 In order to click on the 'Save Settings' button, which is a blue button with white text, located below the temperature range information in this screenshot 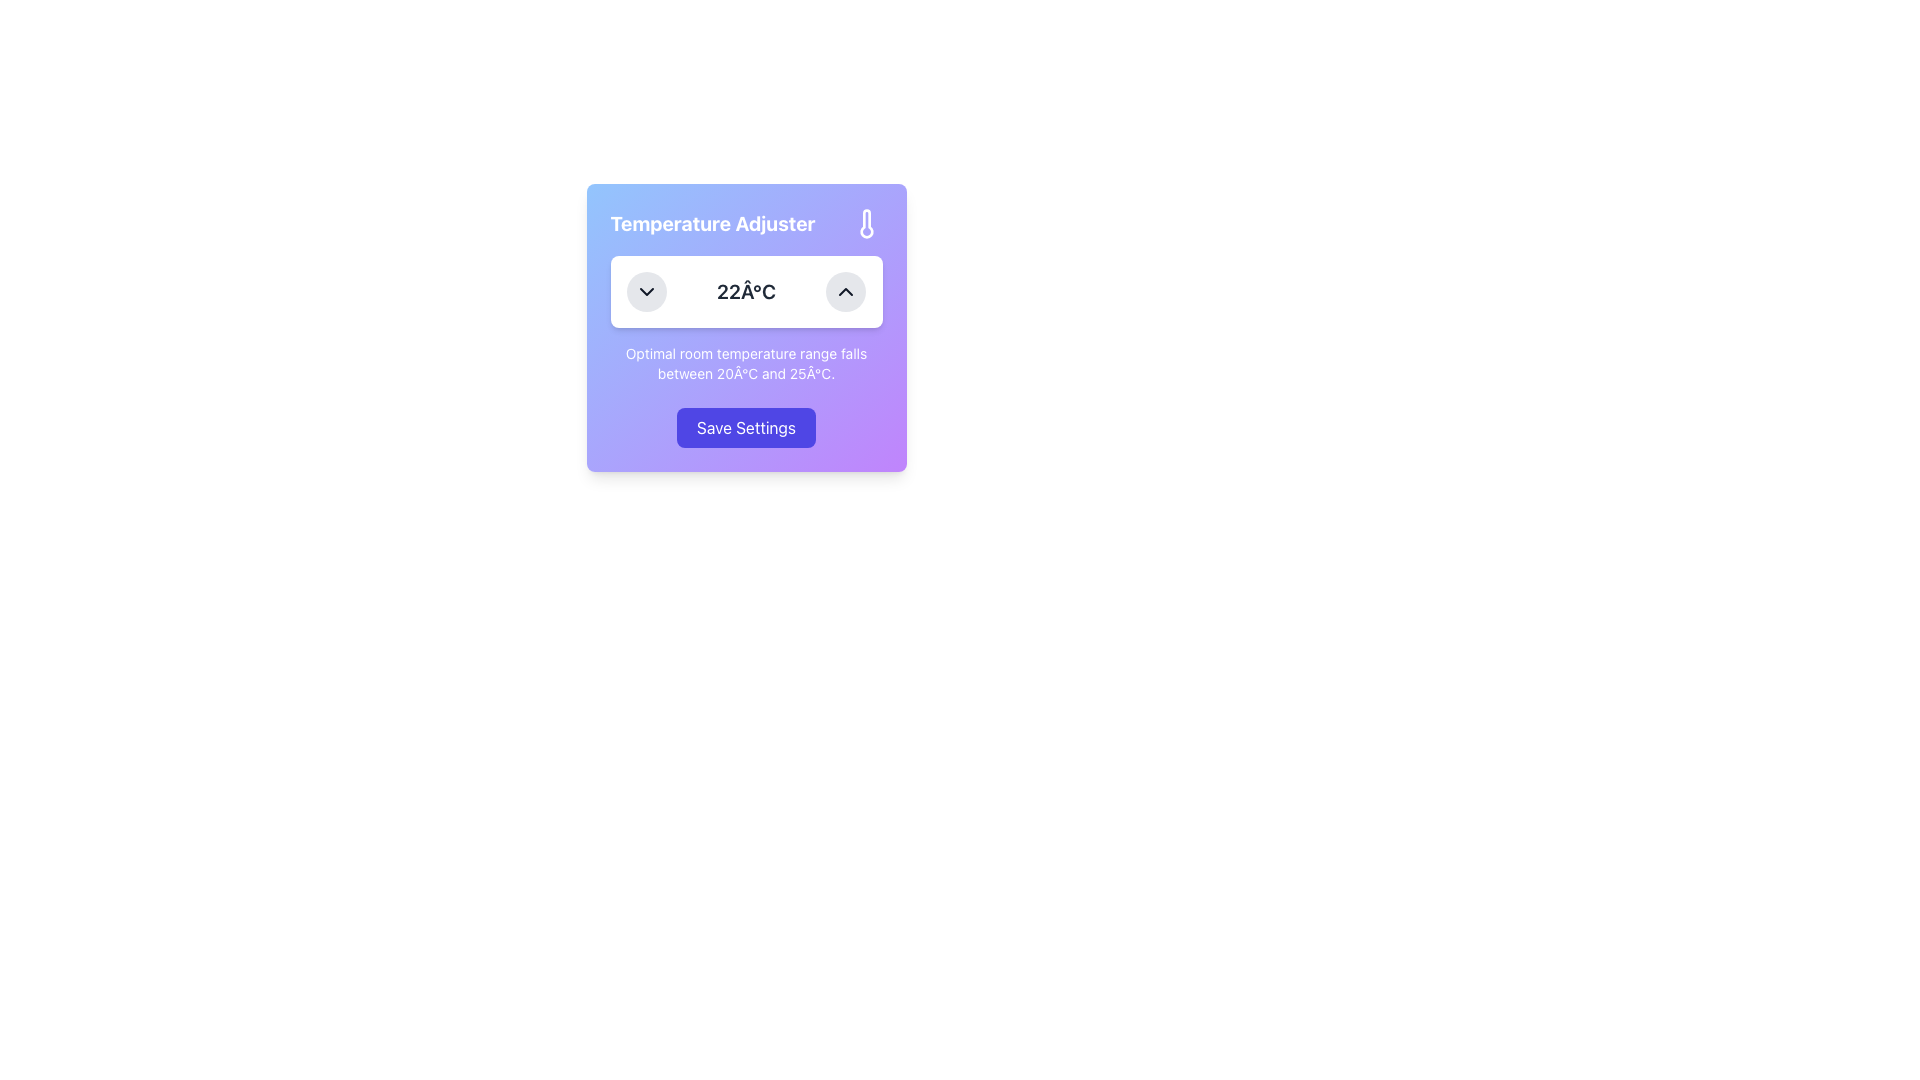, I will do `click(745, 427)`.